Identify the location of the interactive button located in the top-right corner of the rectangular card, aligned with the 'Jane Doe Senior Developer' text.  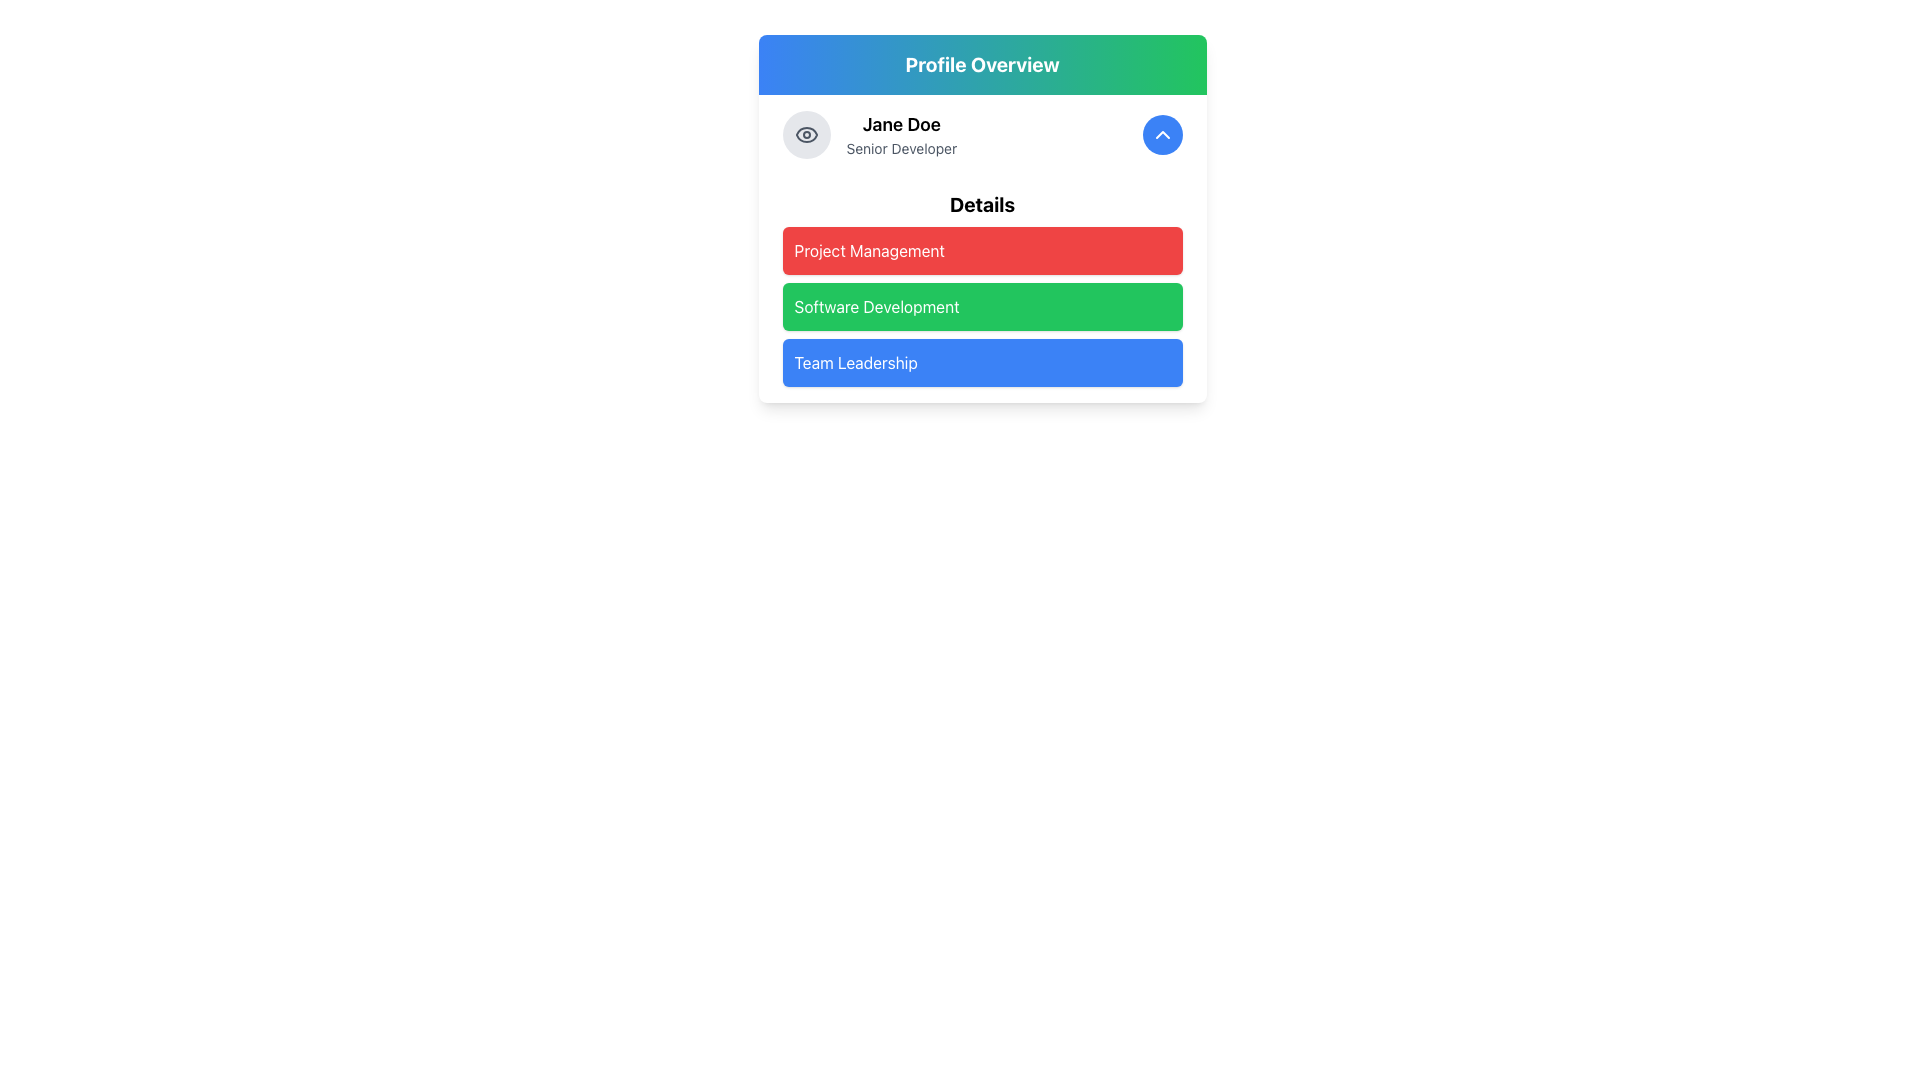
(1162, 135).